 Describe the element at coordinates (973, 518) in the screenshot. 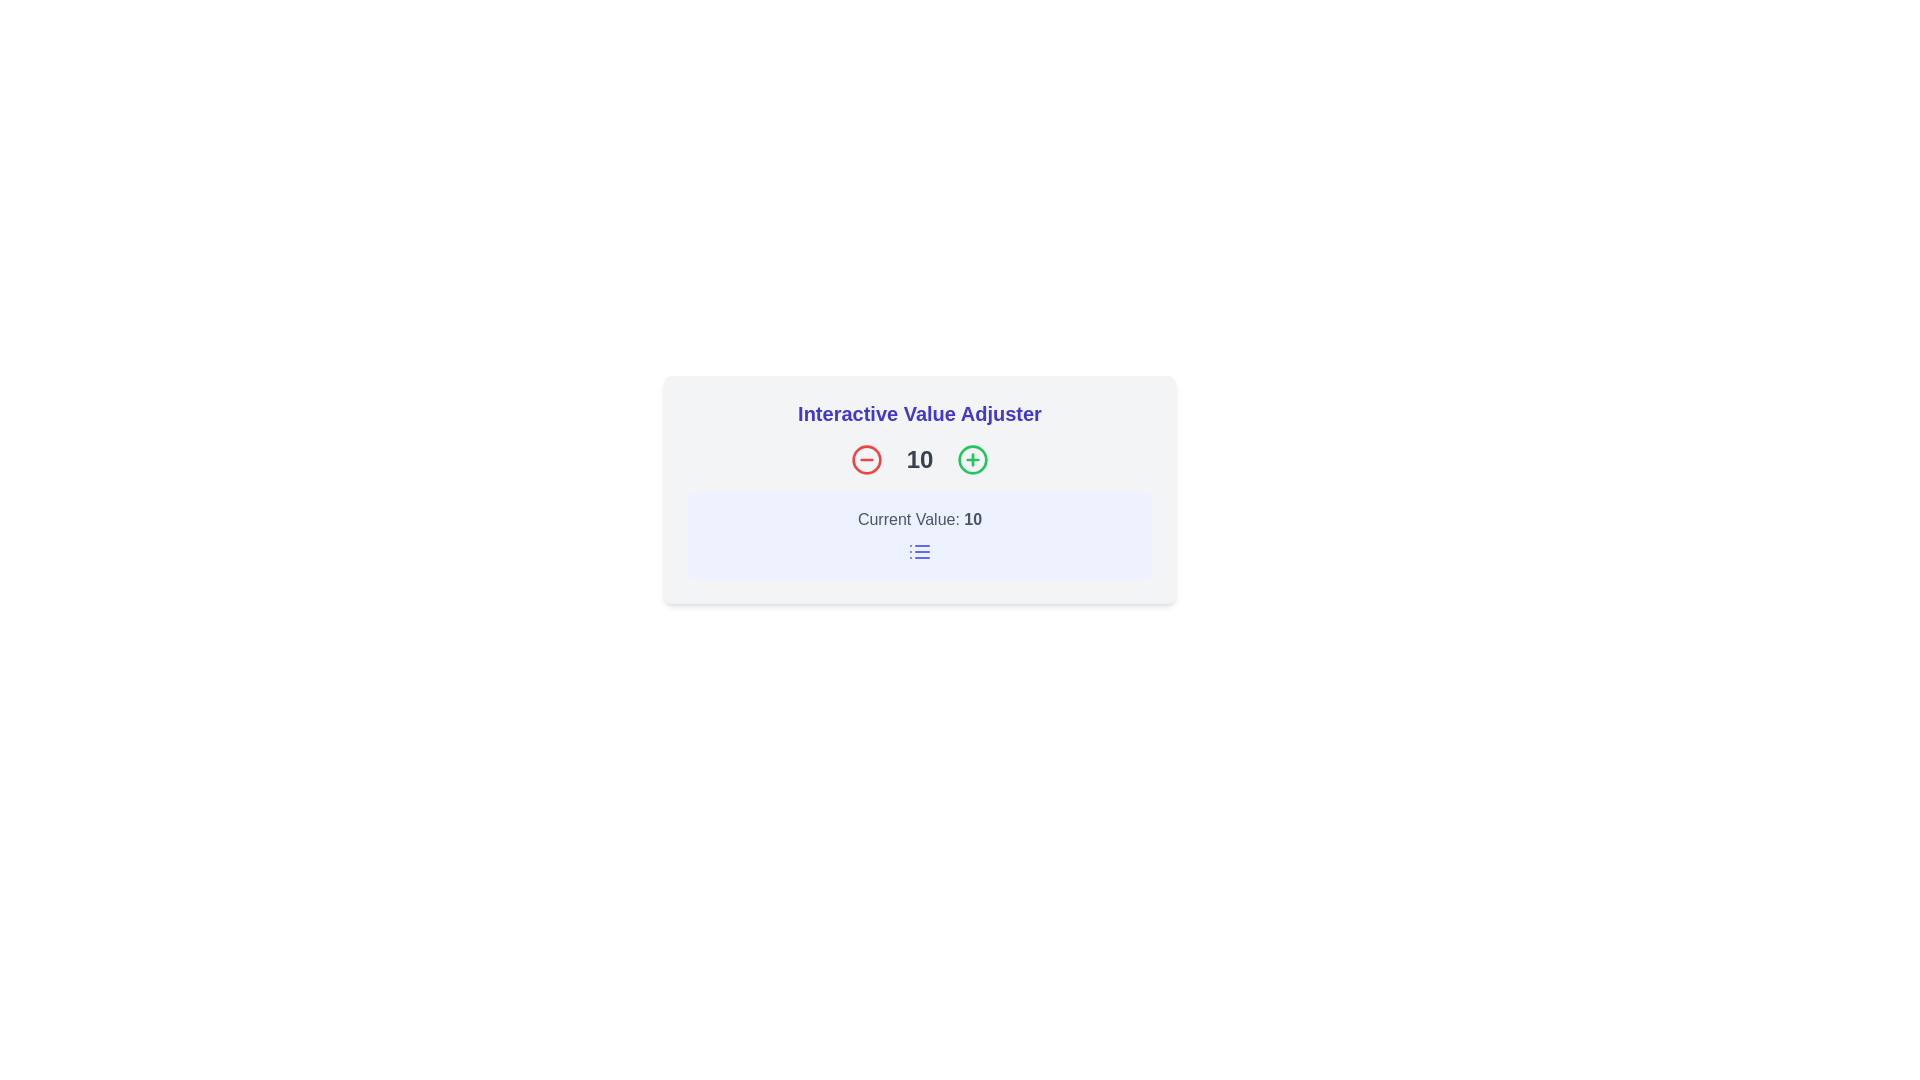

I see `the text label displaying the number '10', which is part of the phrase 'Current Value: 10', located below the header and icon row` at that location.